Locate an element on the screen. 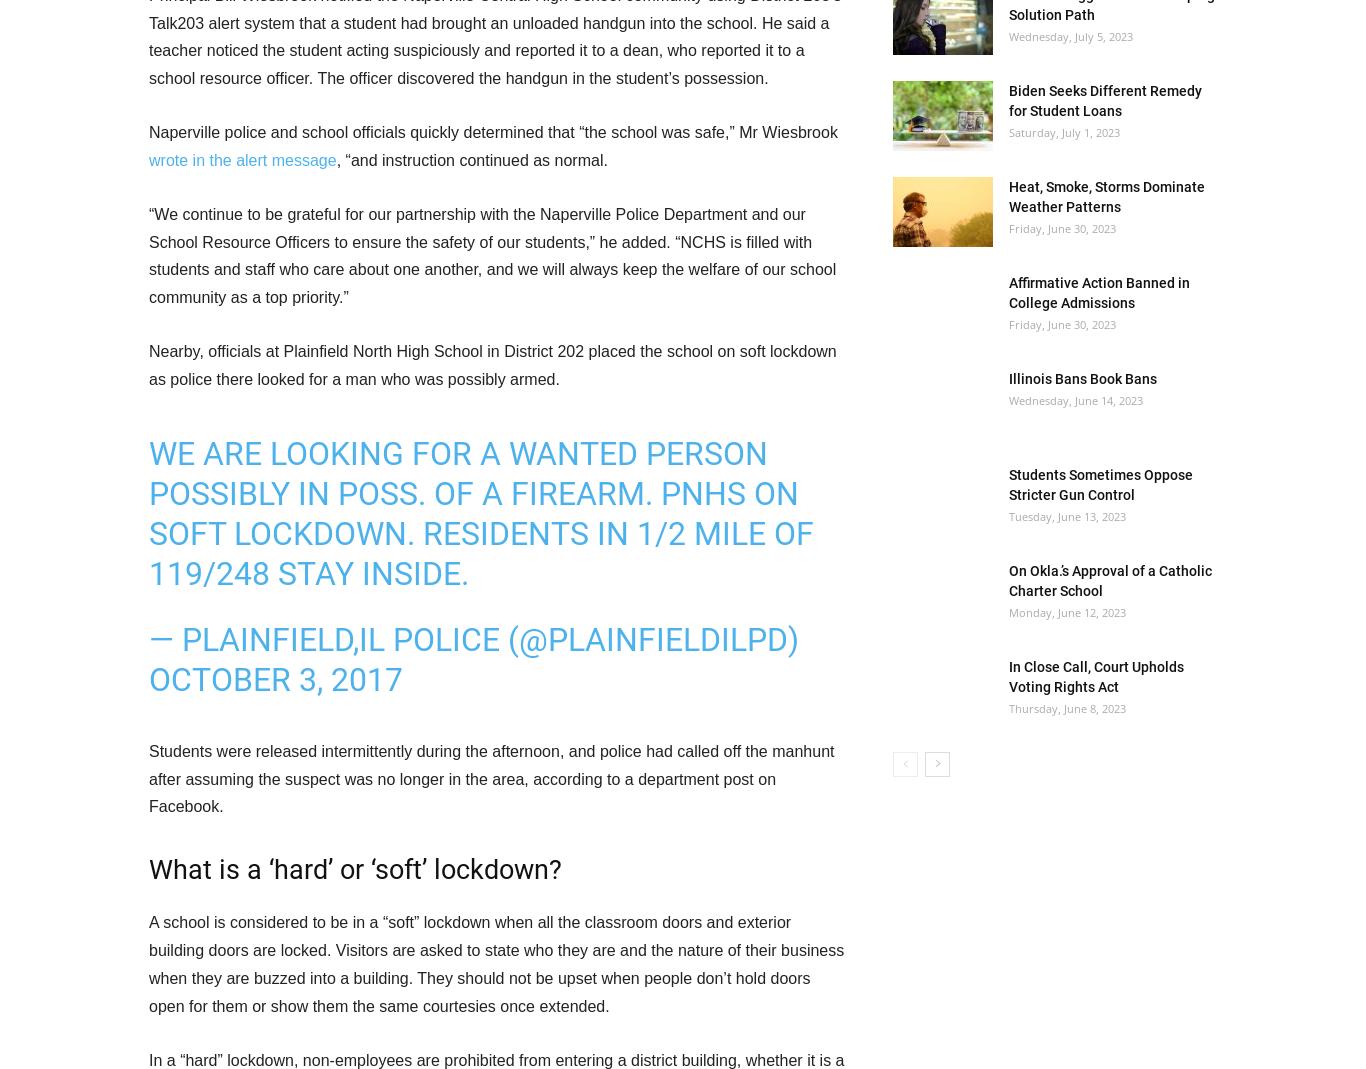 This screenshot has height=1069, width=1366. 'Biden Seeks Different Remedy for Student Loans' is located at coordinates (1009, 100).